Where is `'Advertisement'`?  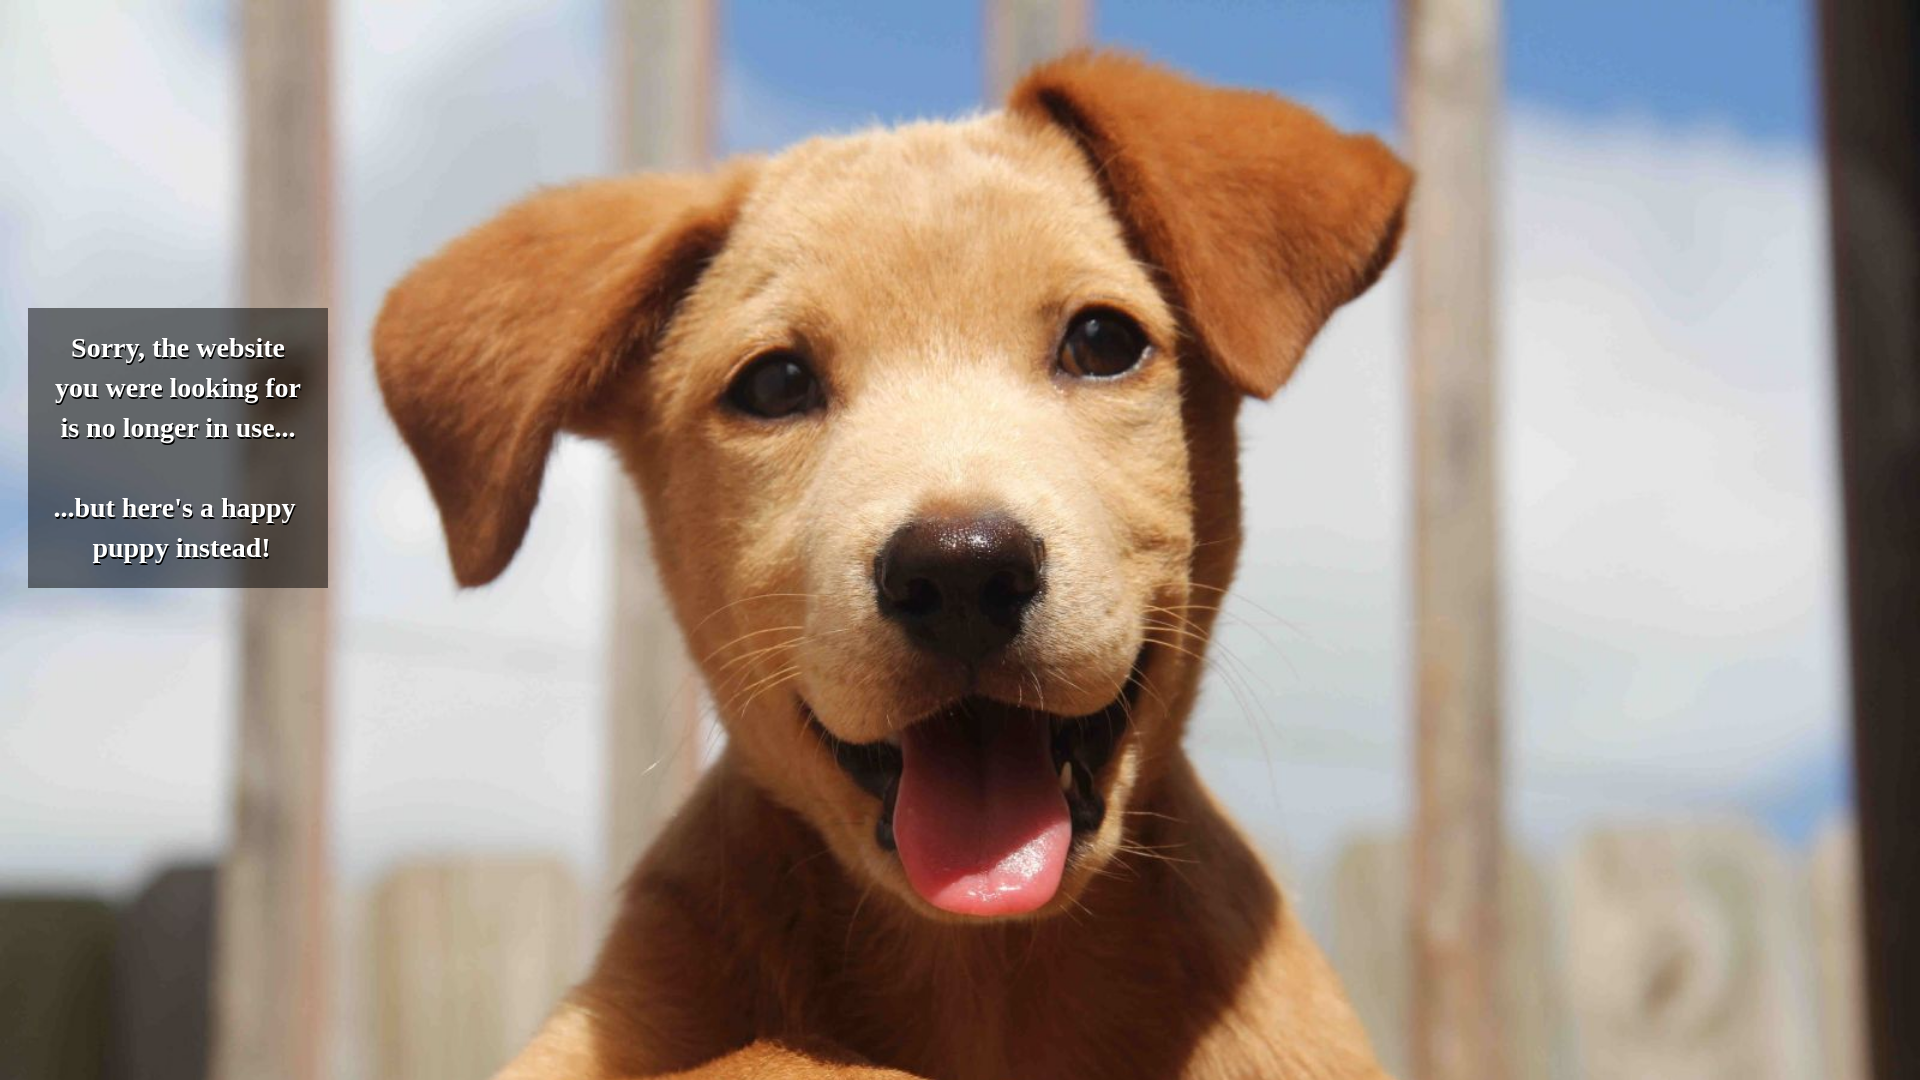 'Advertisement' is located at coordinates (607, 146).